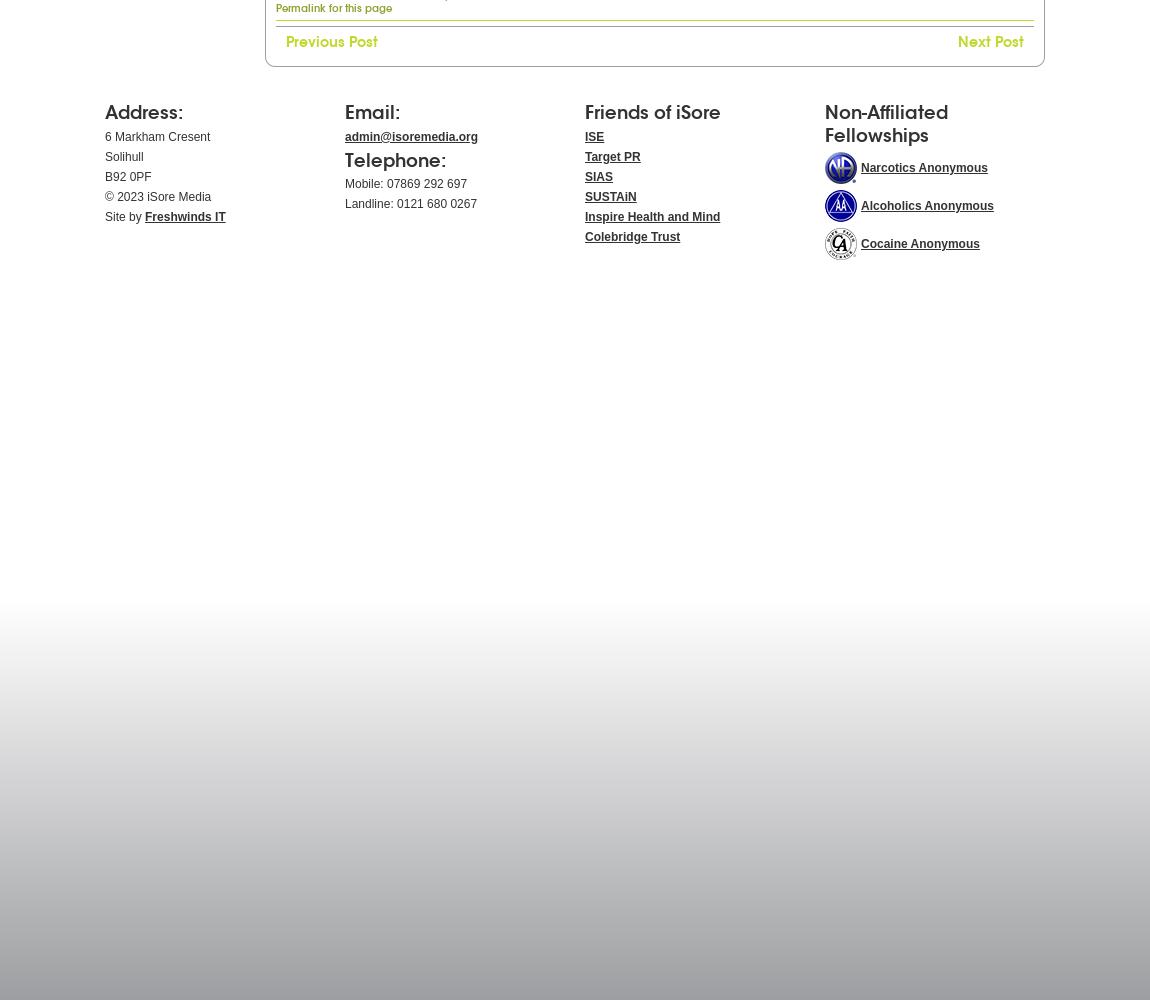 The width and height of the screenshot is (1150, 1000). I want to click on 'Target PR', so click(611, 156).